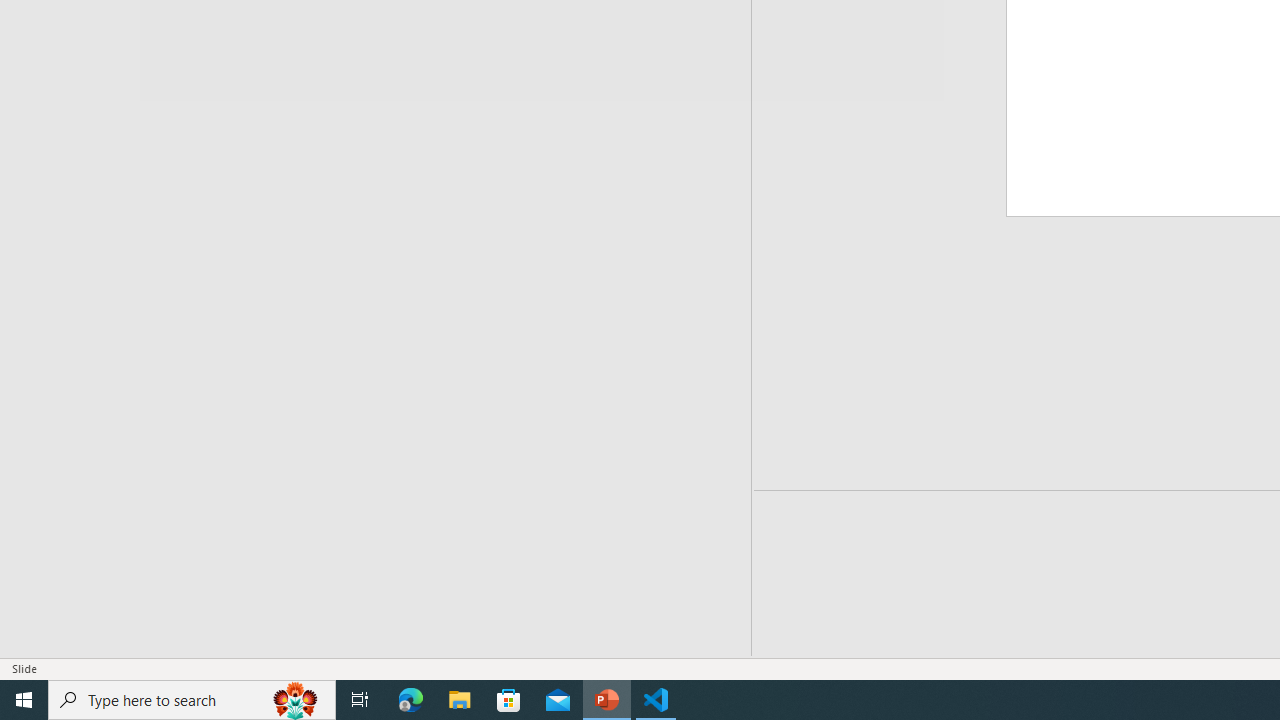  Describe the element at coordinates (410, 698) in the screenshot. I see `'Microsoft Edge'` at that location.